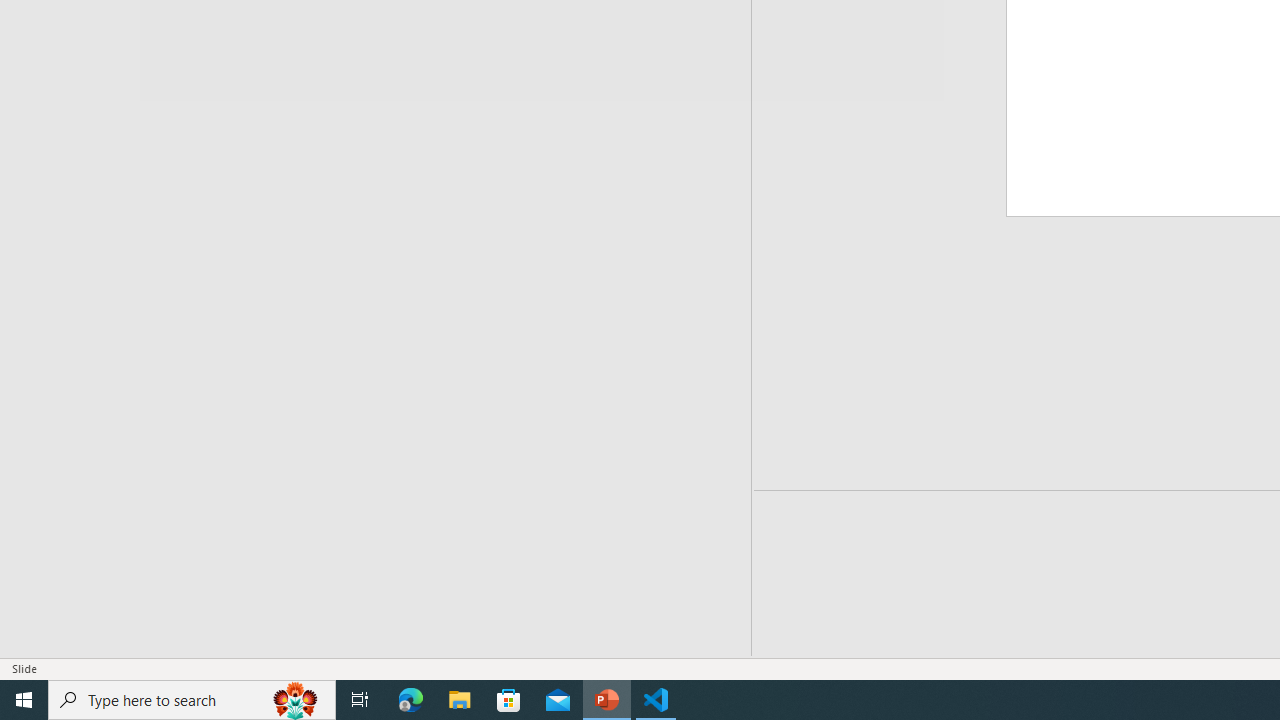  Describe the element at coordinates (410, 698) in the screenshot. I see `'Microsoft Edge'` at that location.